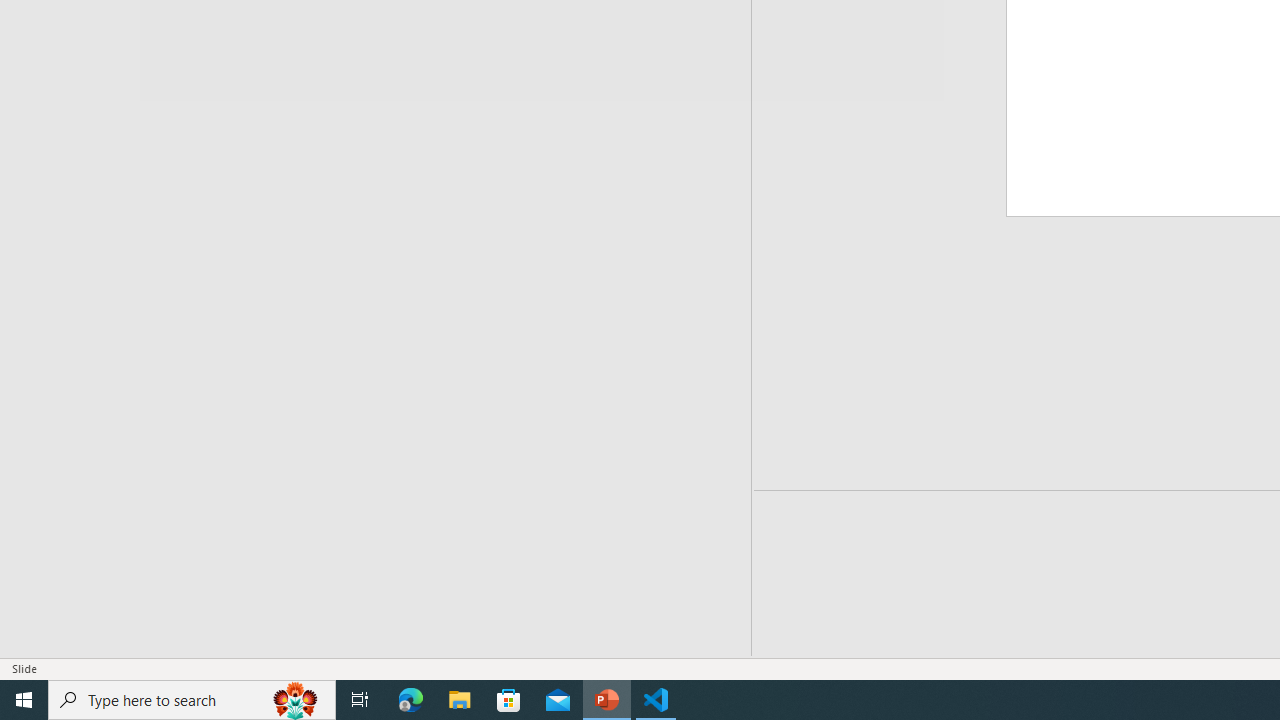  Describe the element at coordinates (410, 698) in the screenshot. I see `'Microsoft Edge'` at that location.